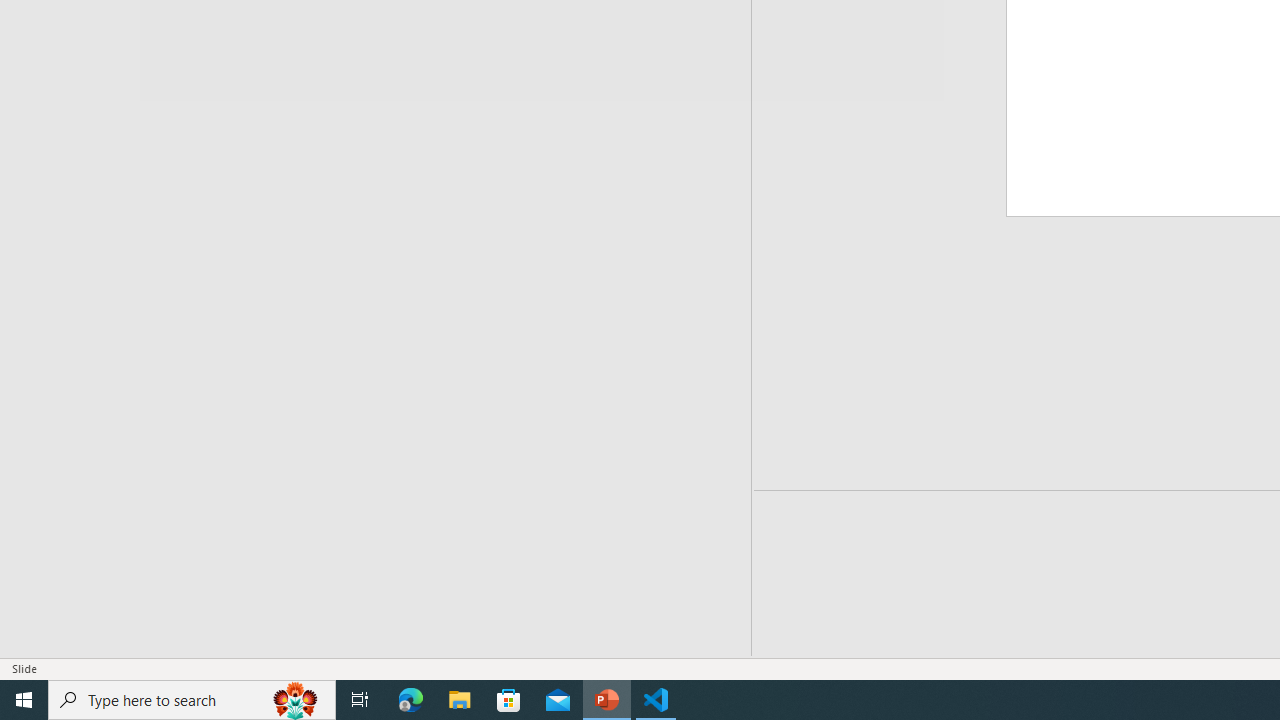  Describe the element at coordinates (410, 698) in the screenshot. I see `'Microsoft Edge'` at that location.